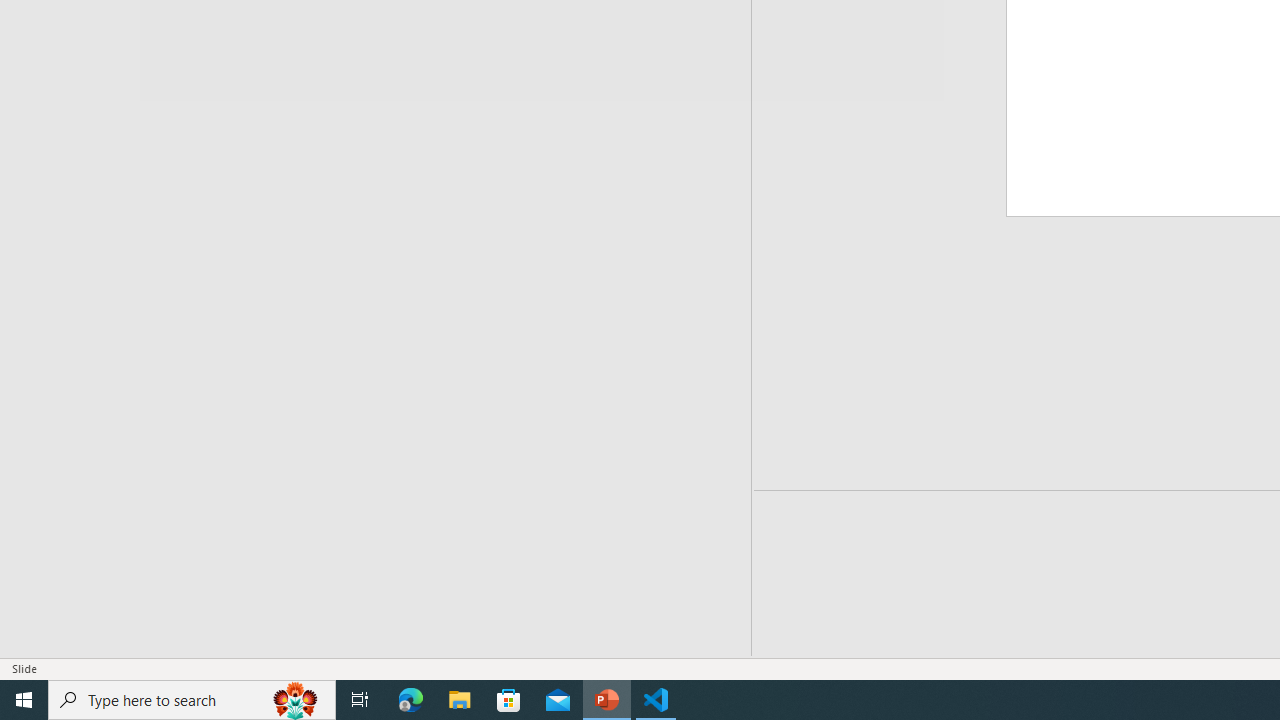  Describe the element at coordinates (410, 698) in the screenshot. I see `'Microsoft Edge'` at that location.